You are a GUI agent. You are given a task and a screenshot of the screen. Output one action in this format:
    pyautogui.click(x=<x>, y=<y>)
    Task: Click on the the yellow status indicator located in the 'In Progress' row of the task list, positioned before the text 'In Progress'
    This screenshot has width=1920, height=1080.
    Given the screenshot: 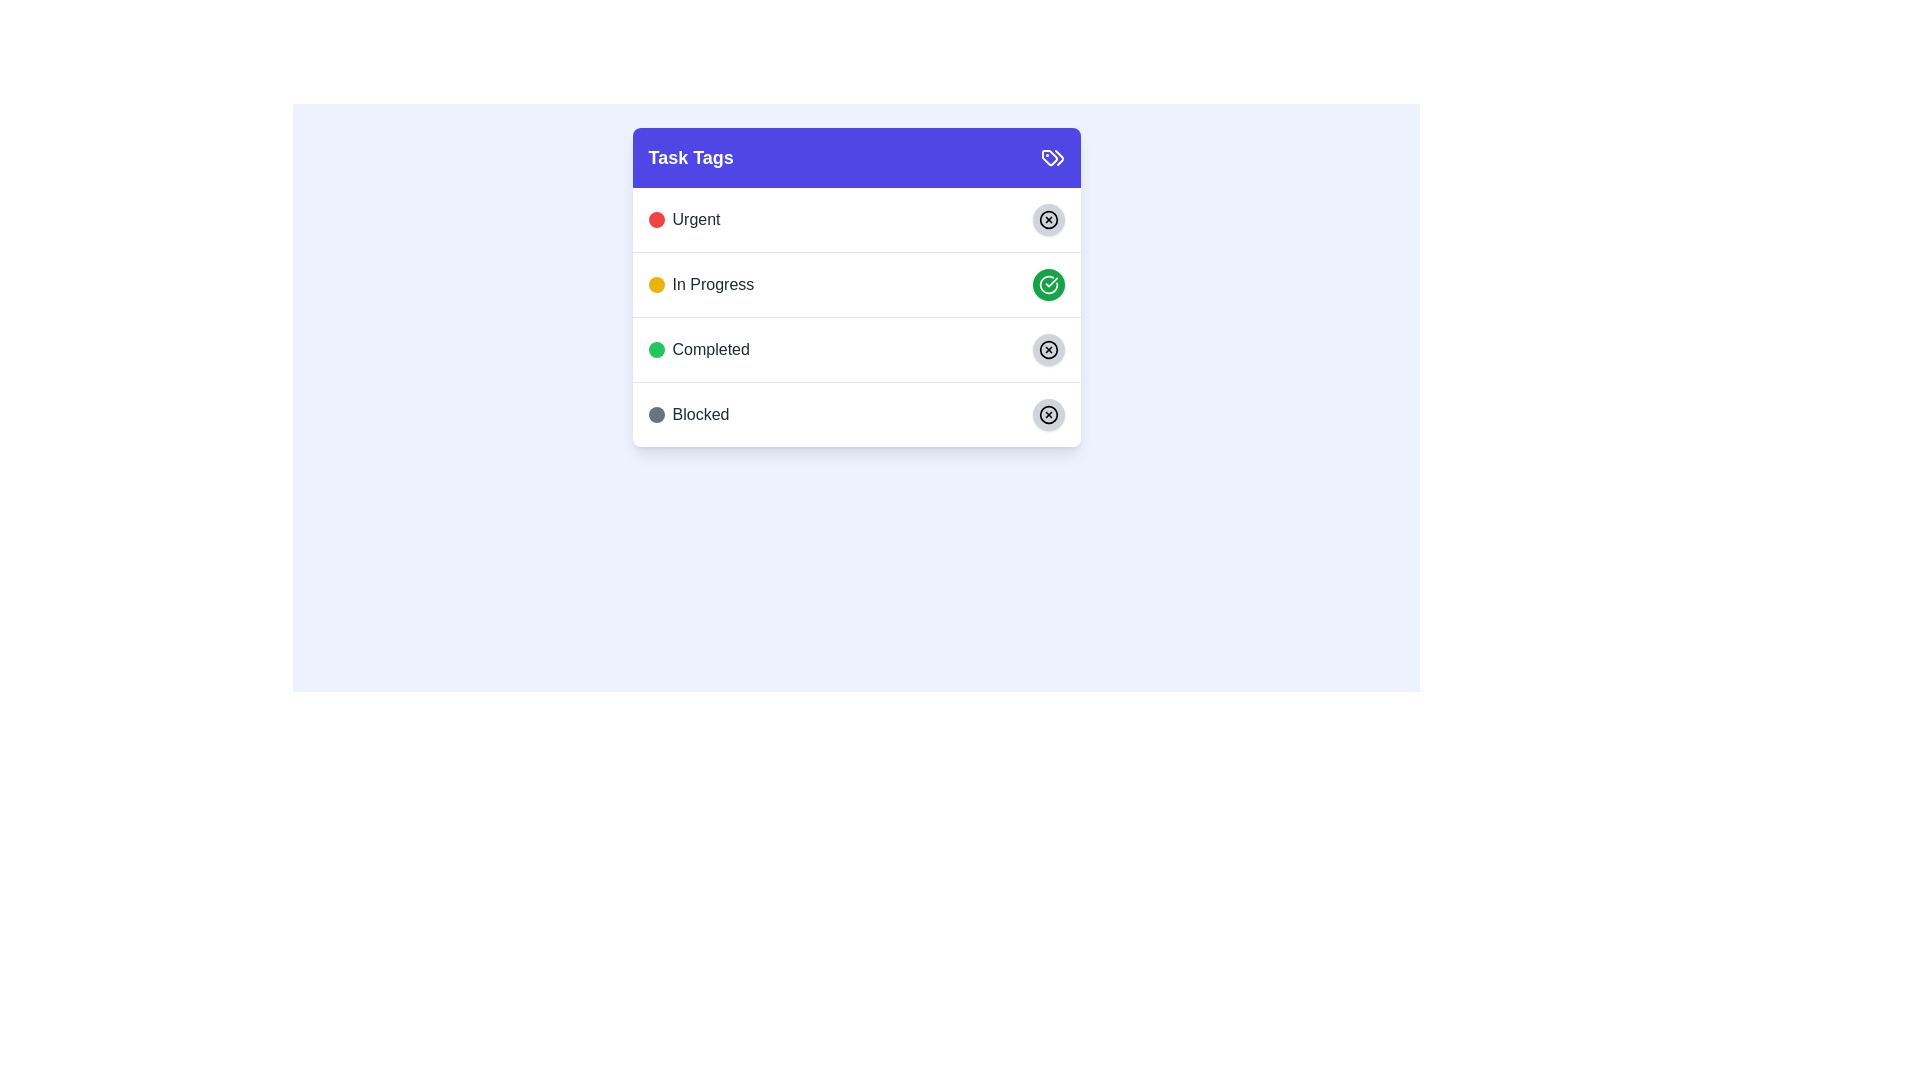 What is the action you would take?
    pyautogui.click(x=656, y=285)
    